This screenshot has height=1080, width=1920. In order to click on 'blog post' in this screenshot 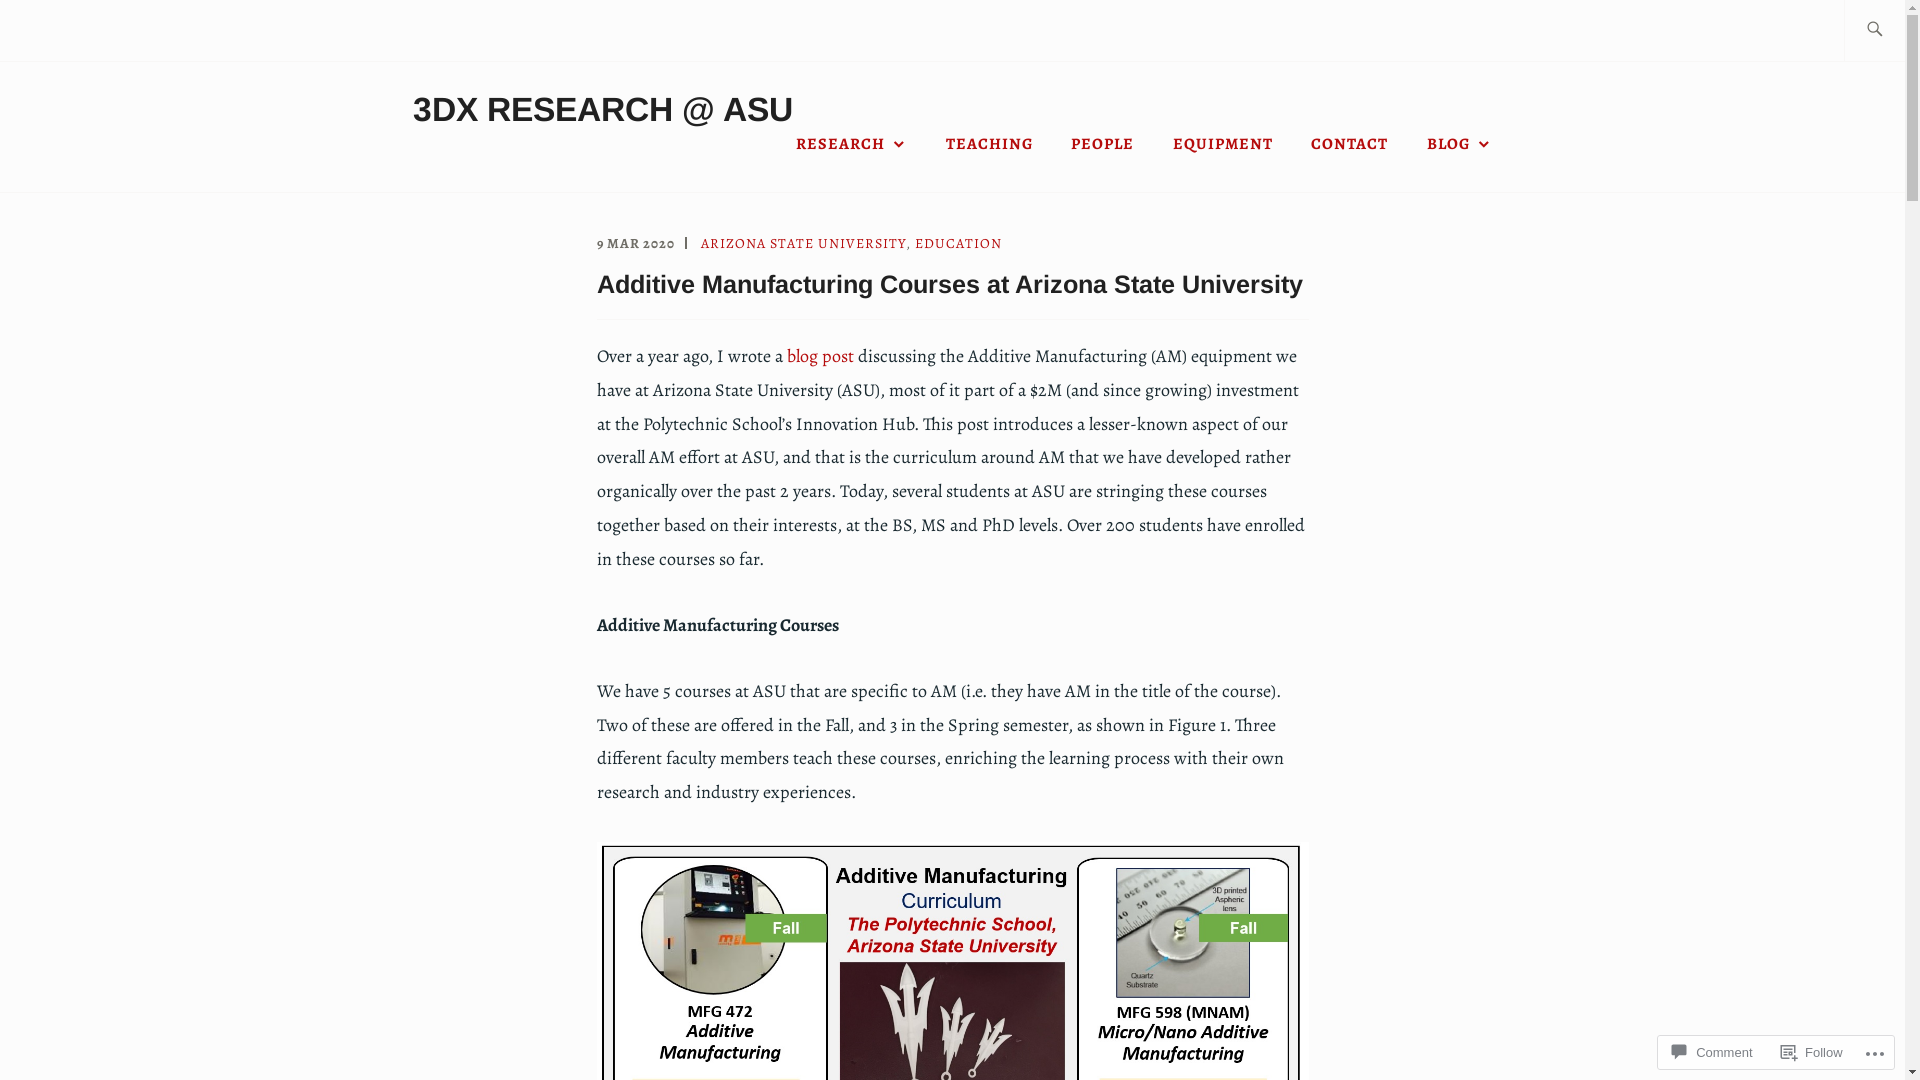, I will do `click(785, 354)`.